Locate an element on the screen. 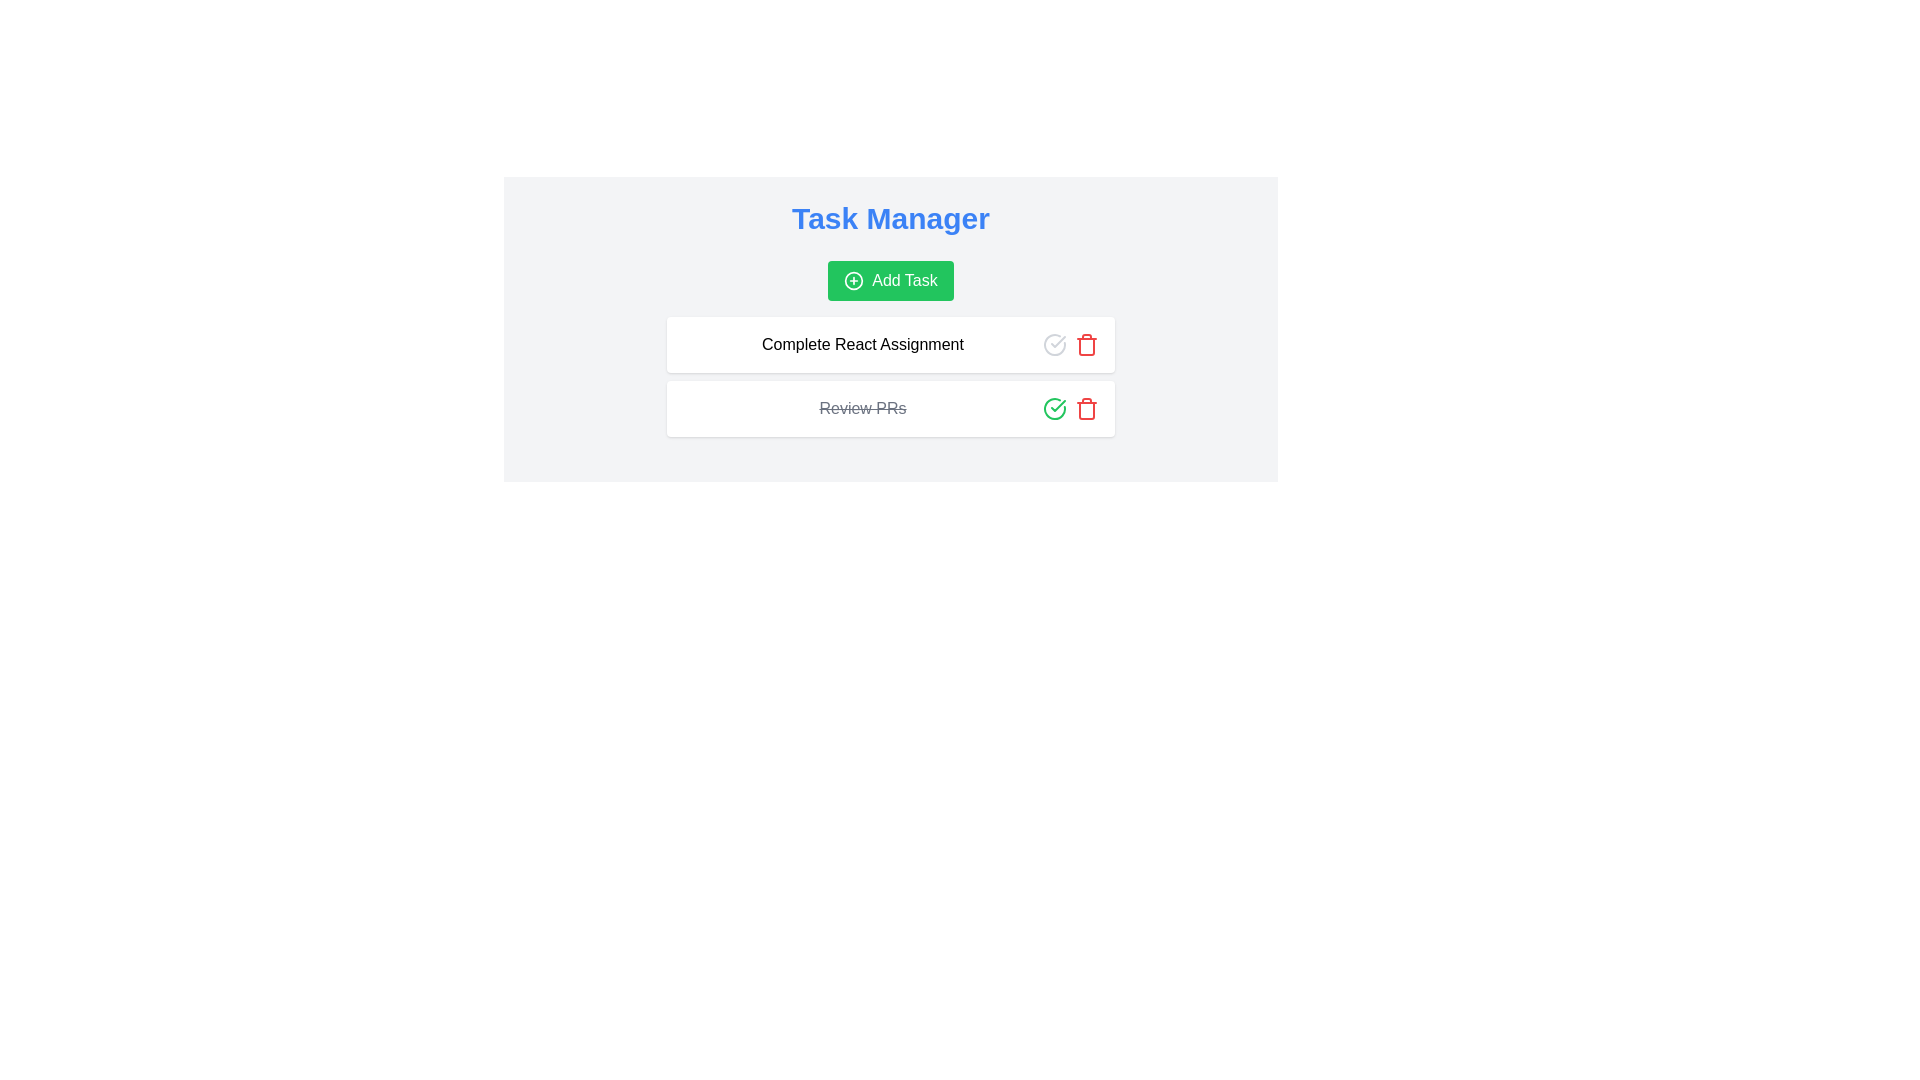  the delete button located in the lower section of the 'Task Manager' interface, specifically in the second row of tasks, adjacent to the text 'Review PRs' is located at coordinates (1085, 343).